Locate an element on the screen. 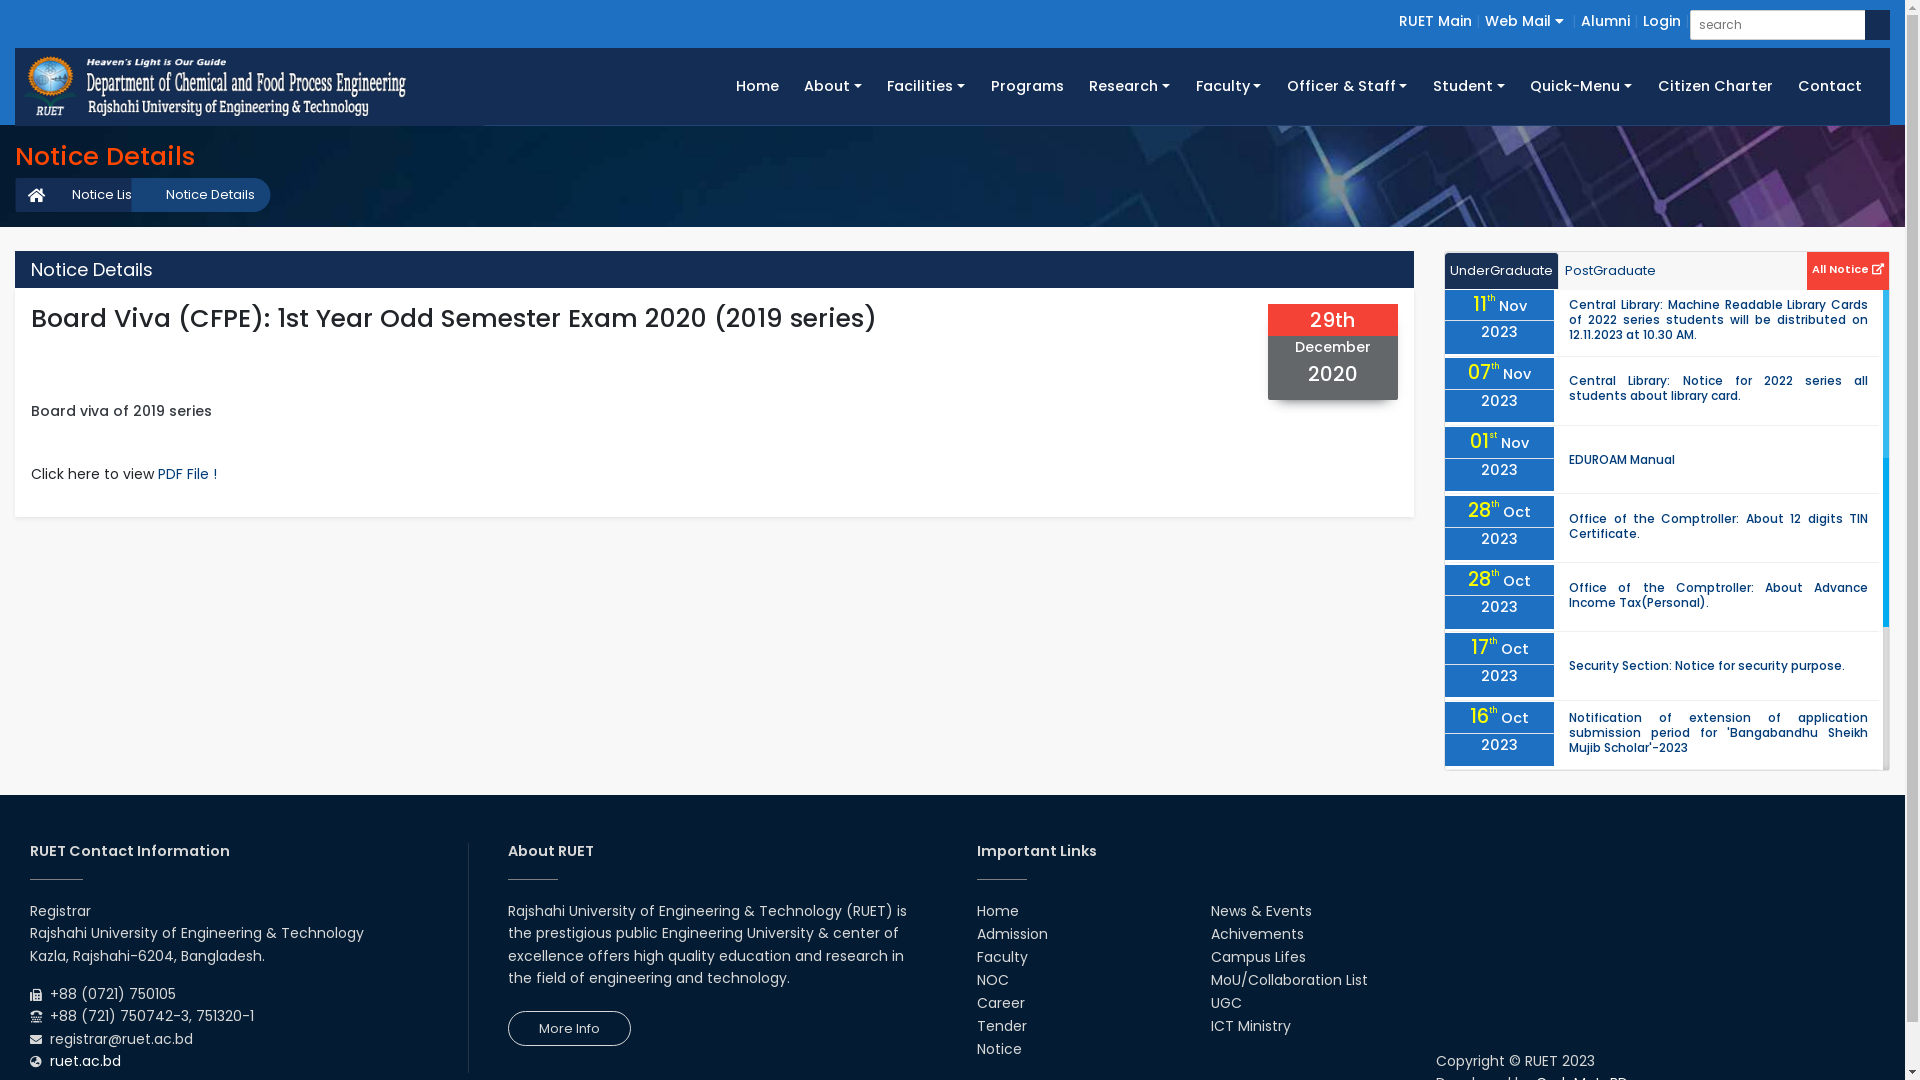  'UGC' is located at coordinates (1225, 1002).